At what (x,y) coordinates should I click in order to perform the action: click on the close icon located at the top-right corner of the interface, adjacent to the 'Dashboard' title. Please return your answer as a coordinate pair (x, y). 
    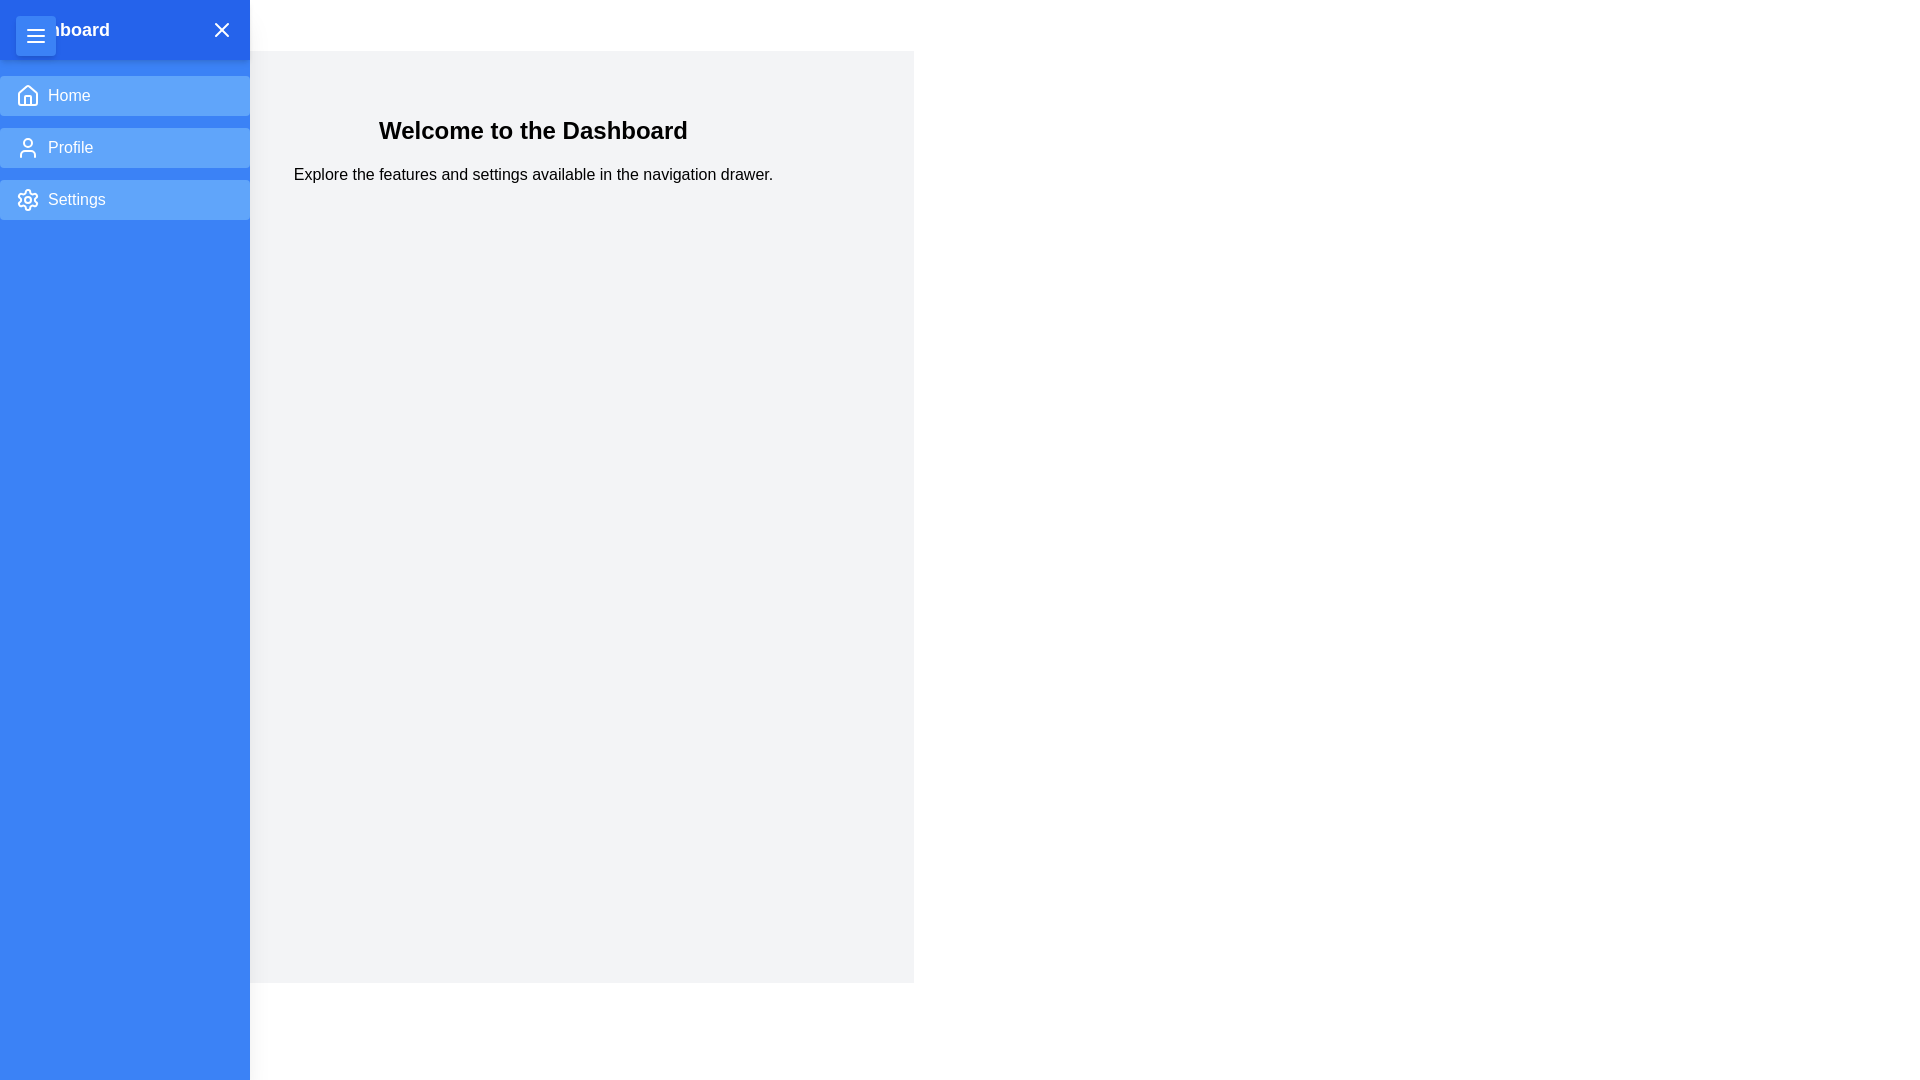
    Looking at the image, I should click on (221, 30).